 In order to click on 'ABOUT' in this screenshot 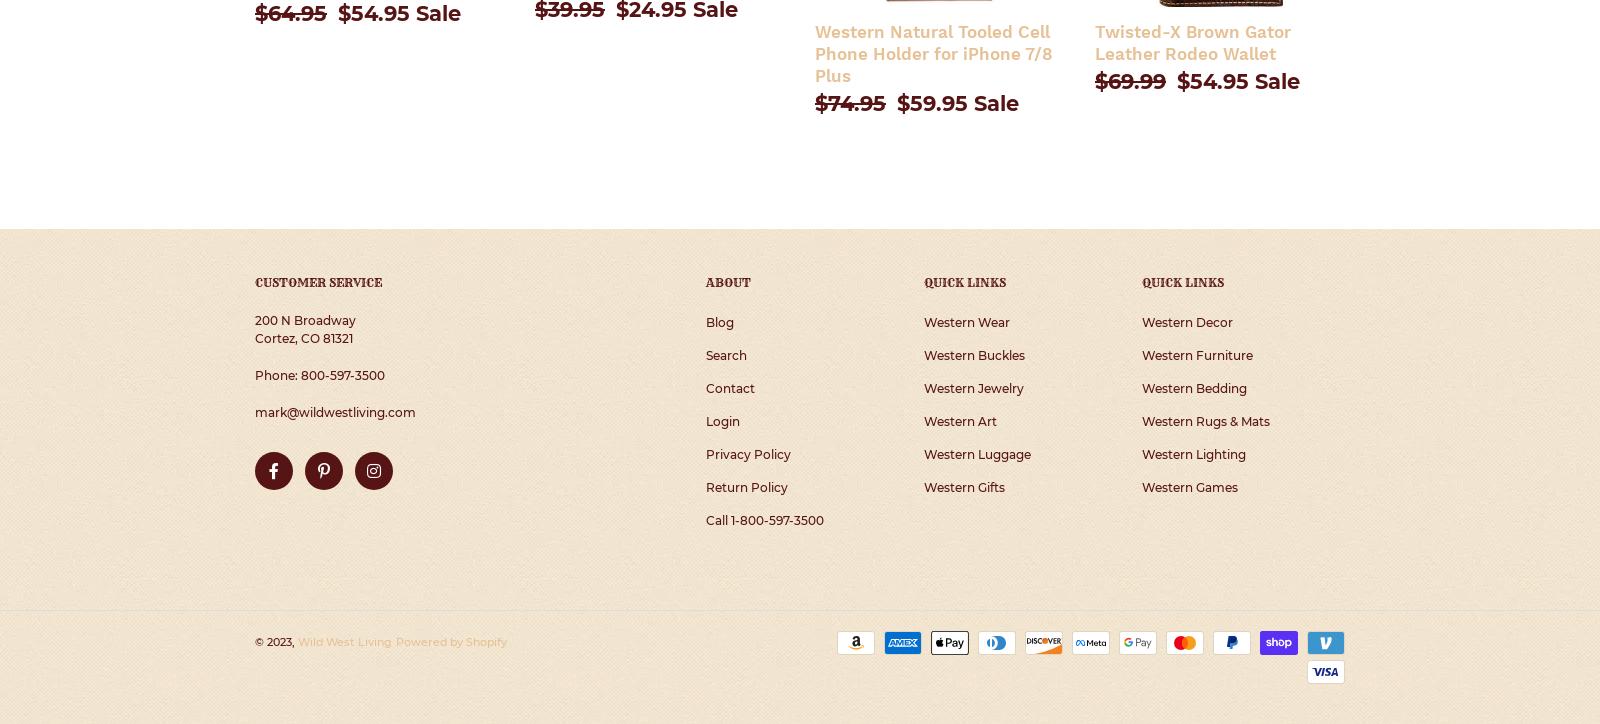, I will do `click(705, 281)`.